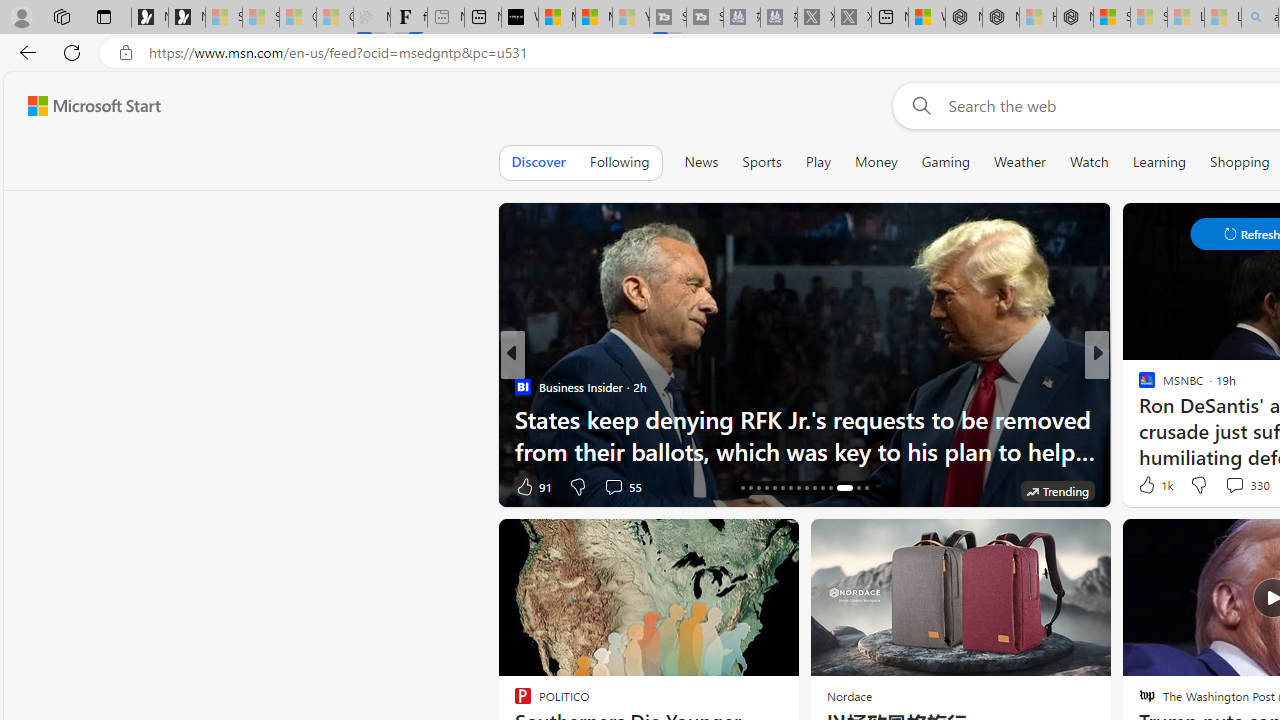 The image size is (1280, 720). Describe the element at coordinates (1233, 485) in the screenshot. I see `'View comments 330 Comment'` at that location.